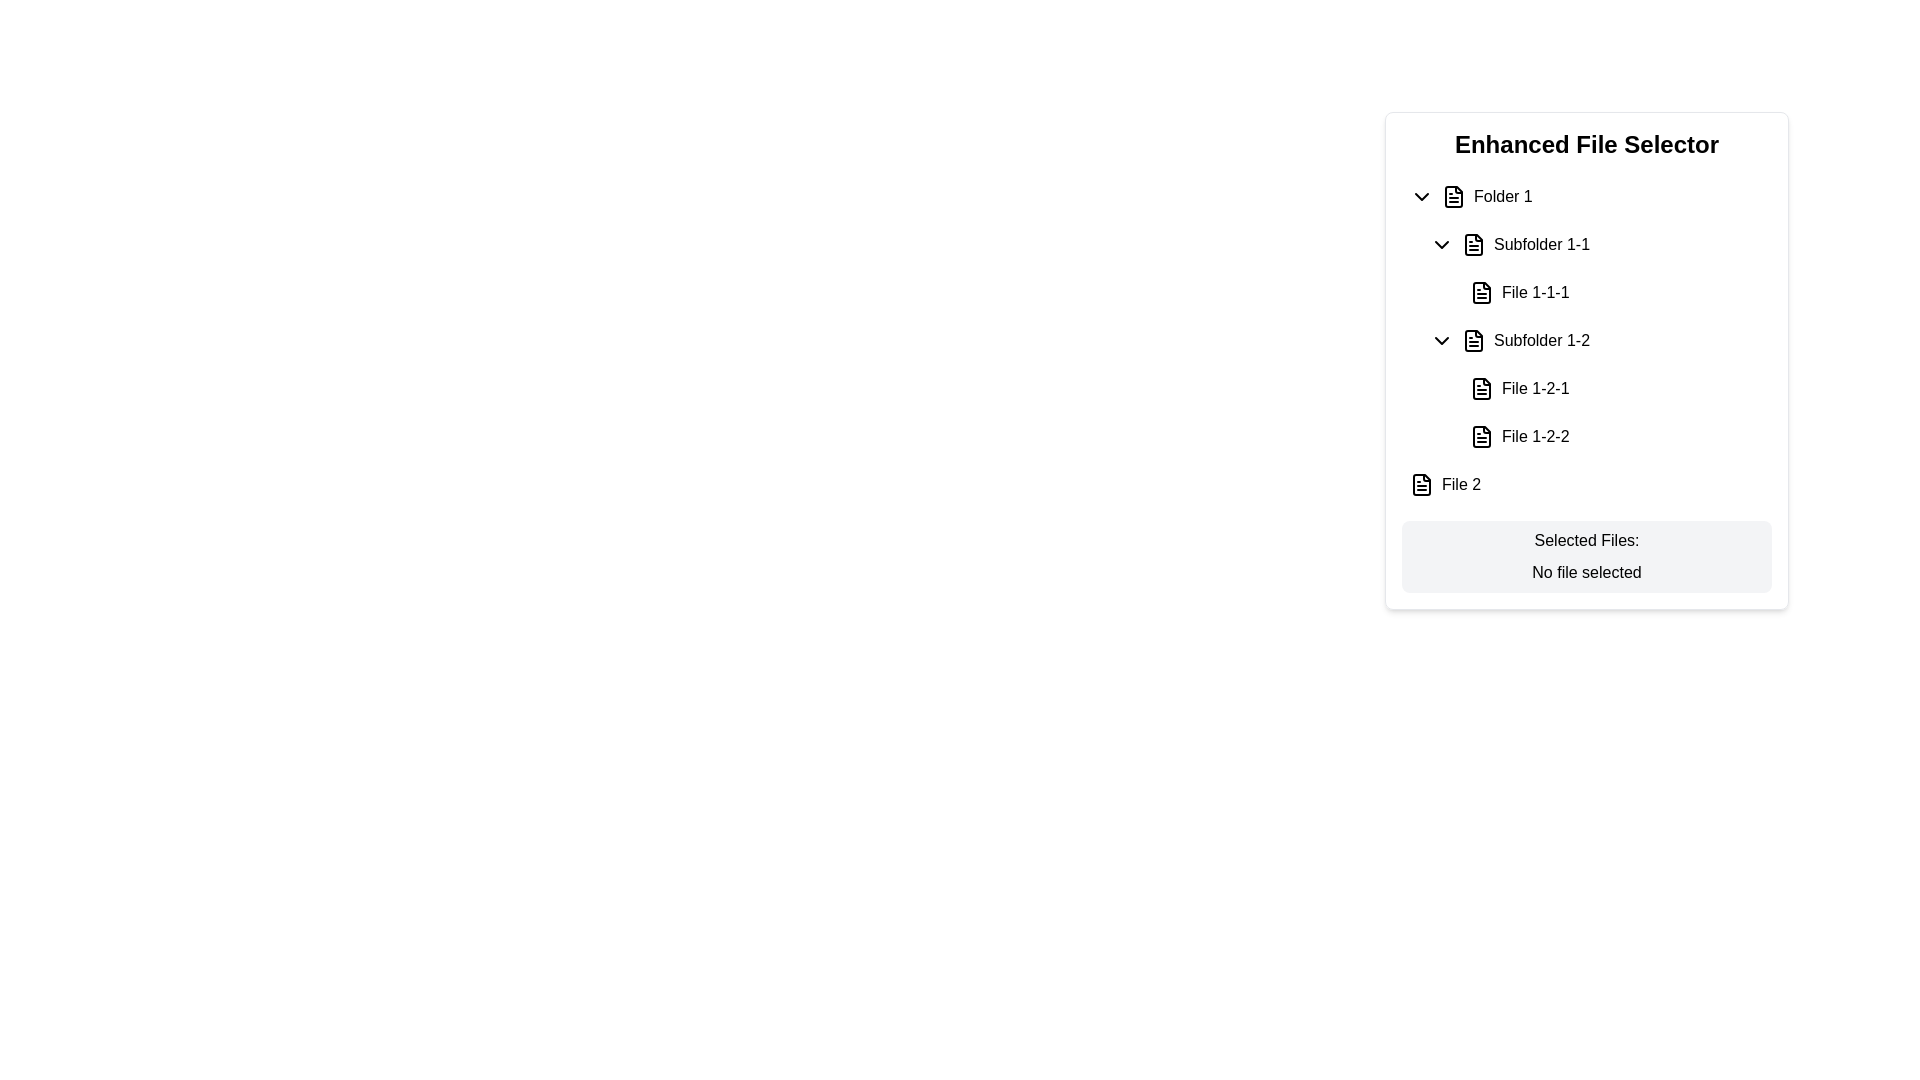 This screenshot has height=1080, width=1920. What do you see at coordinates (1596, 339) in the screenshot?
I see `the selectable list item labeled 'Subfolder 1-2' in the Enhanced File Selector` at bounding box center [1596, 339].